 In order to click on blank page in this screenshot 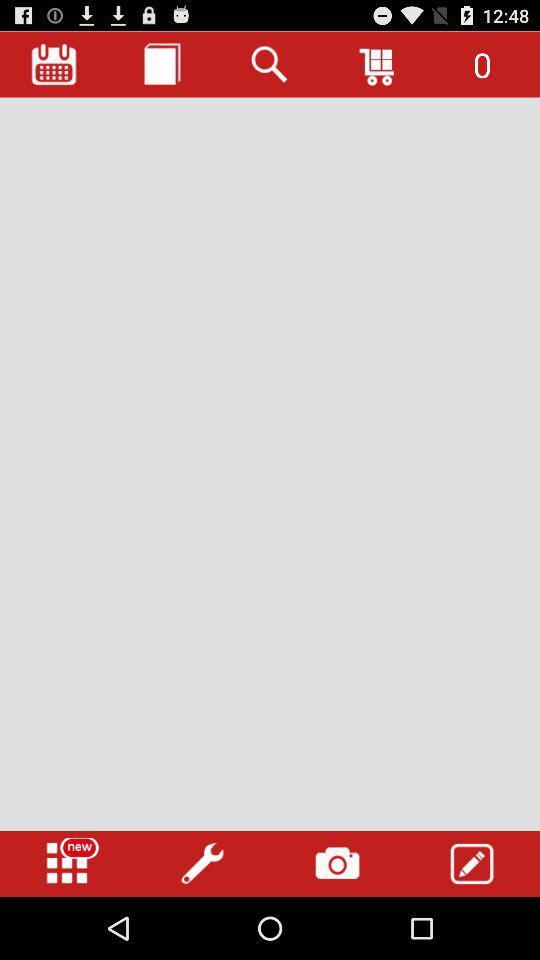, I will do `click(270, 464)`.